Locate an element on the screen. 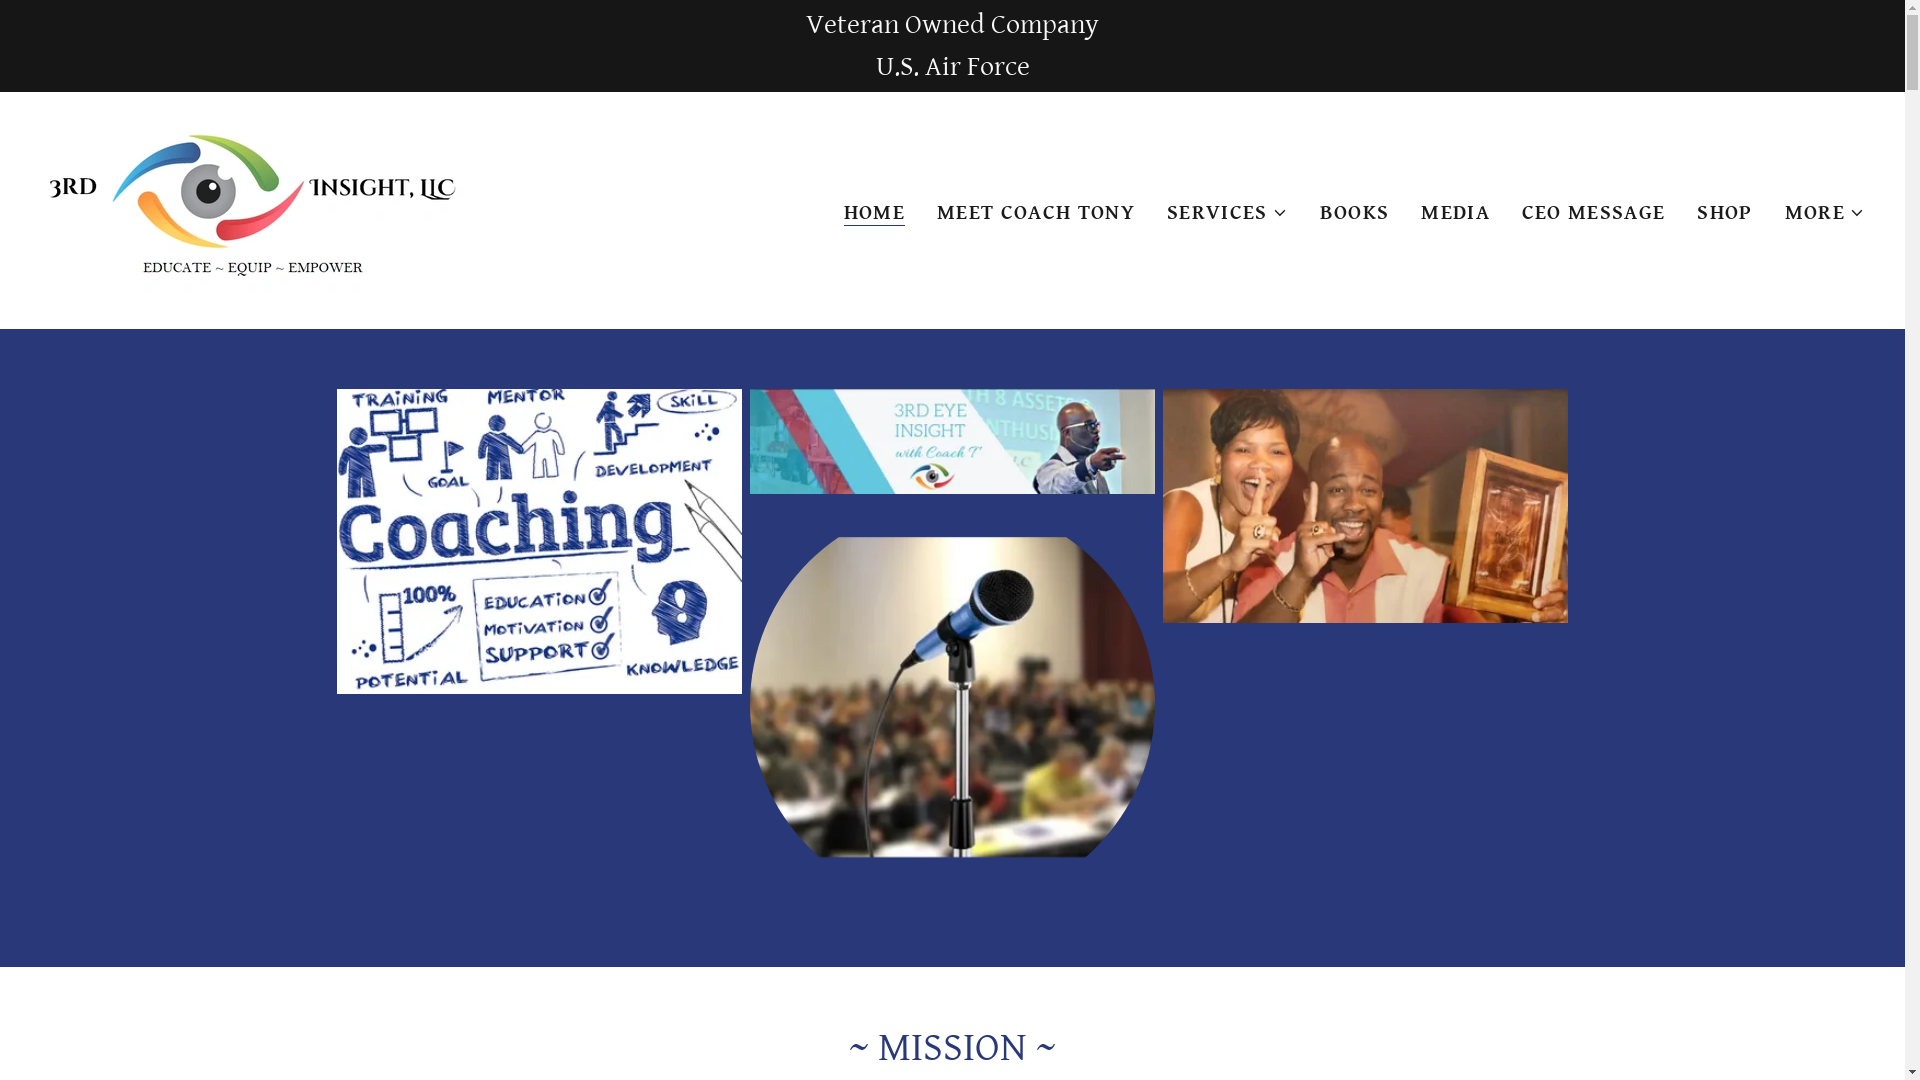  'MEET COACH TONY' is located at coordinates (1036, 212).